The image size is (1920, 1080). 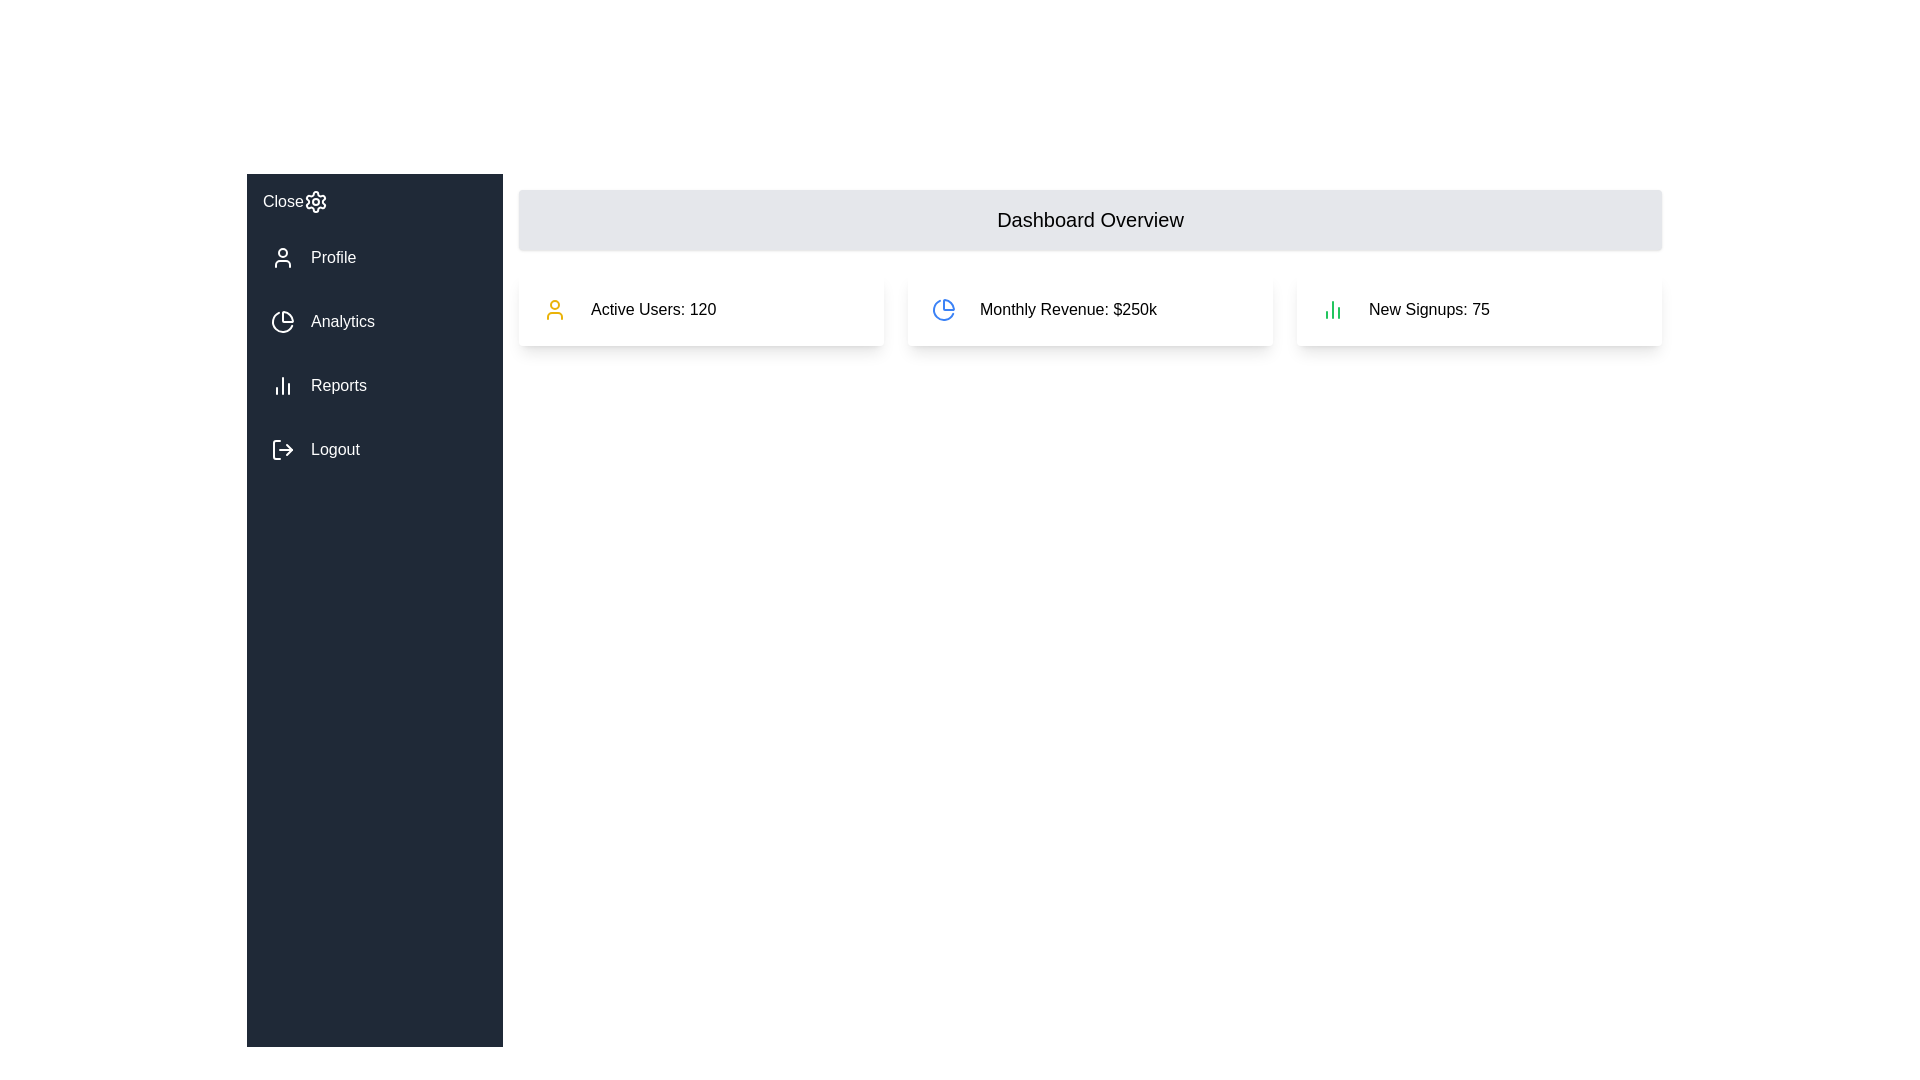 What do you see at coordinates (294, 201) in the screenshot?
I see `the gear icon at the top of the sidebar menu` at bounding box center [294, 201].